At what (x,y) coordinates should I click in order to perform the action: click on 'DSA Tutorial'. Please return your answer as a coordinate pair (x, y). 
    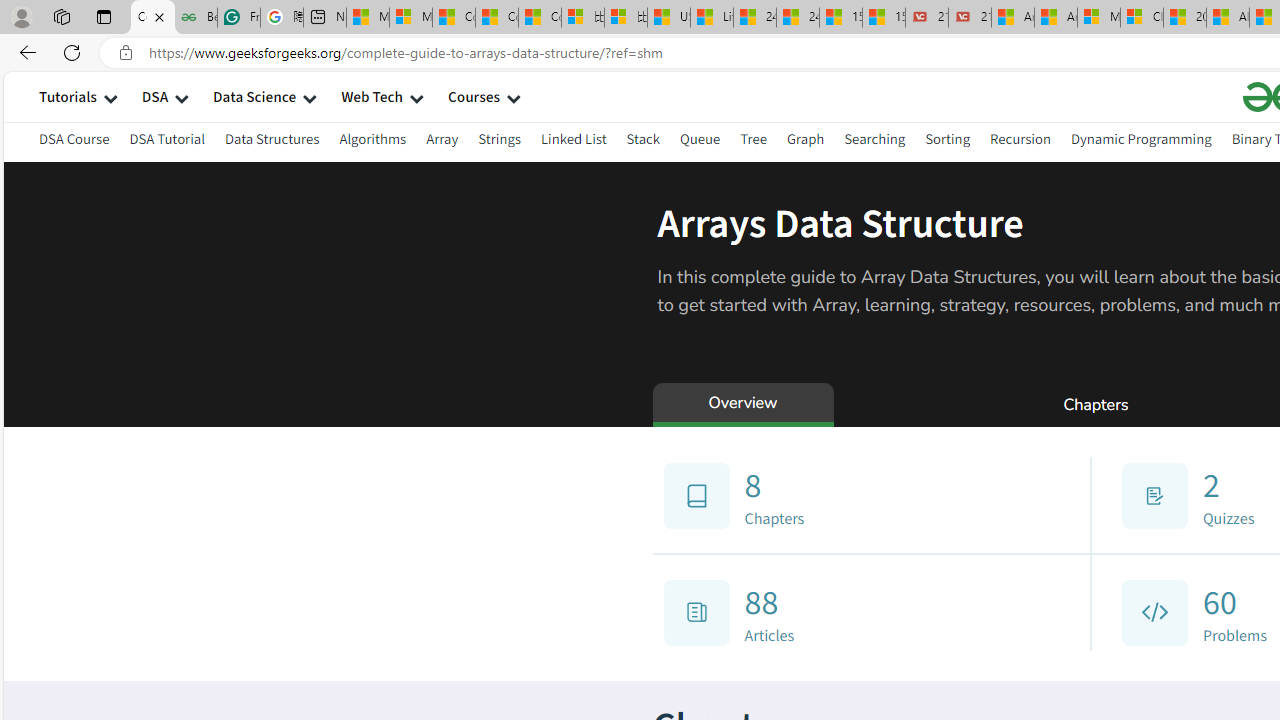
    Looking at the image, I should click on (167, 138).